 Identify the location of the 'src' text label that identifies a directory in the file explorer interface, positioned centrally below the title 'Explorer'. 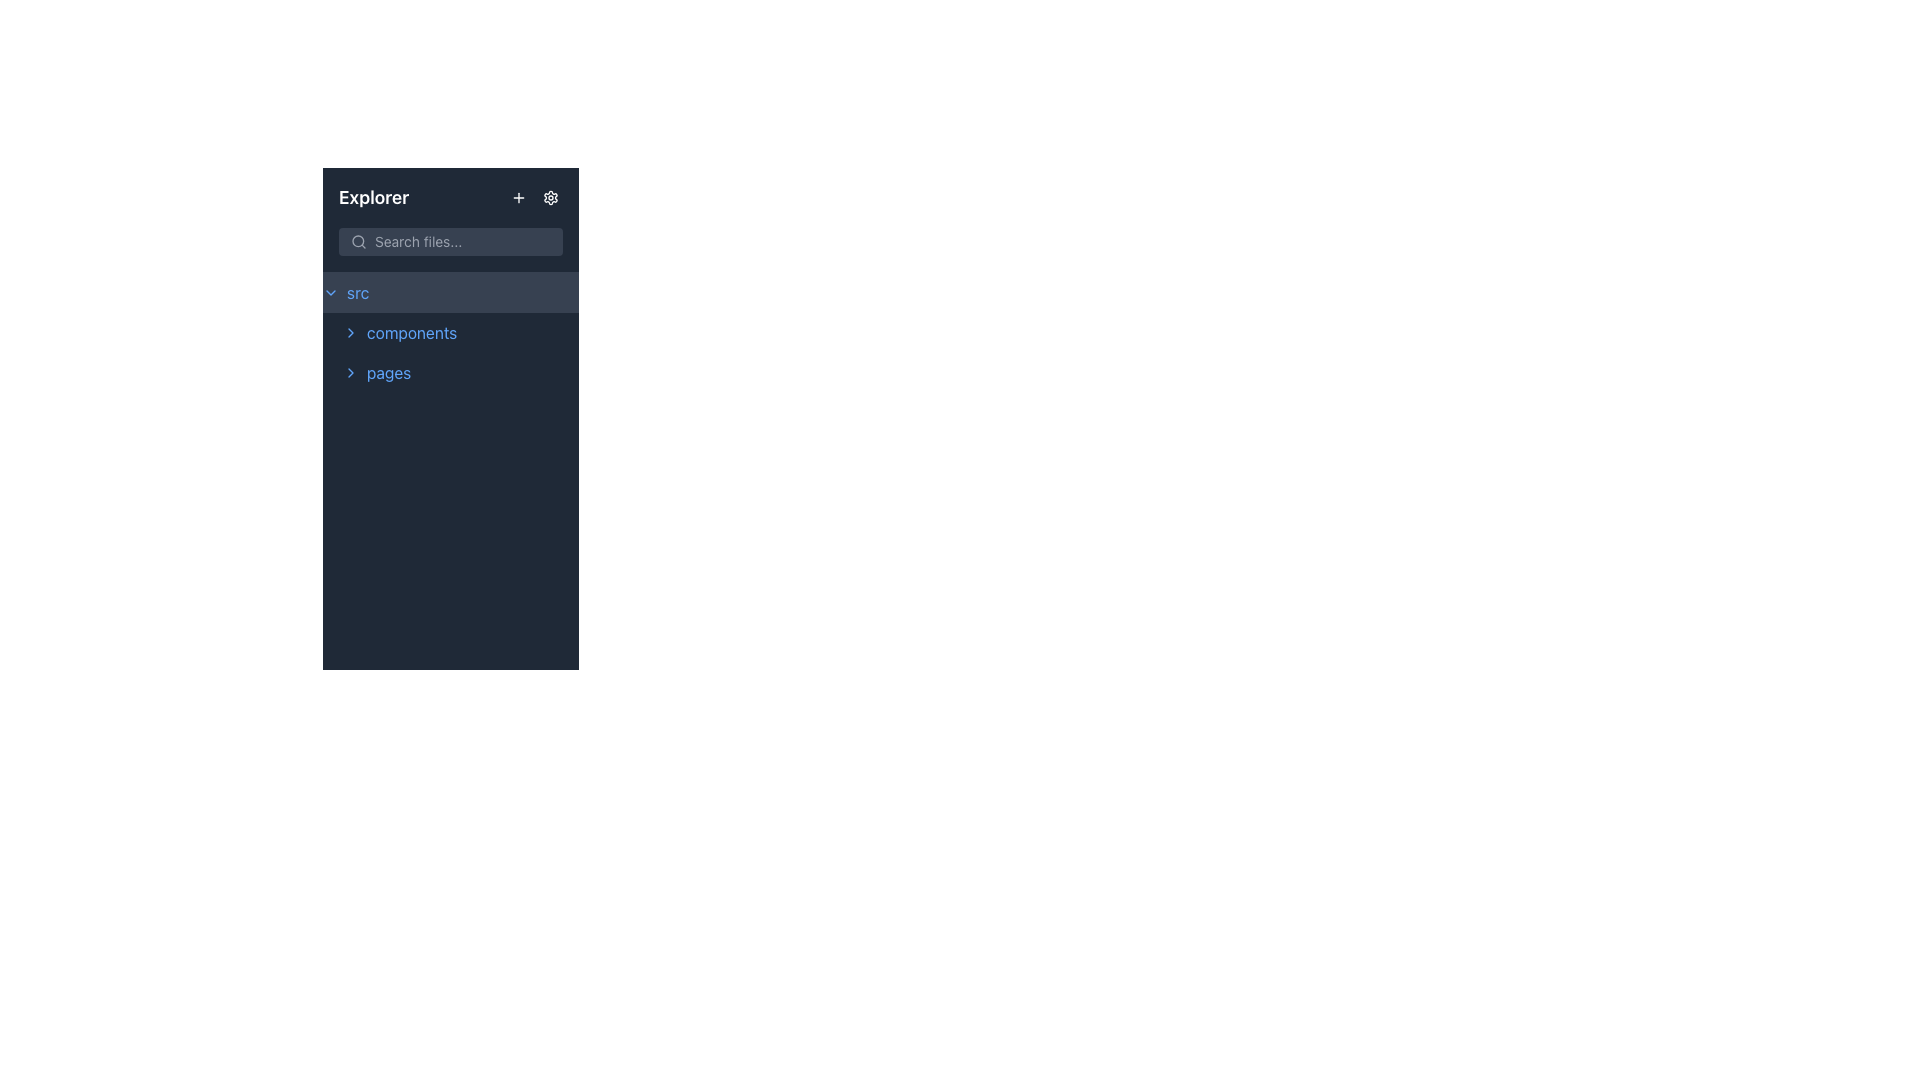
(358, 293).